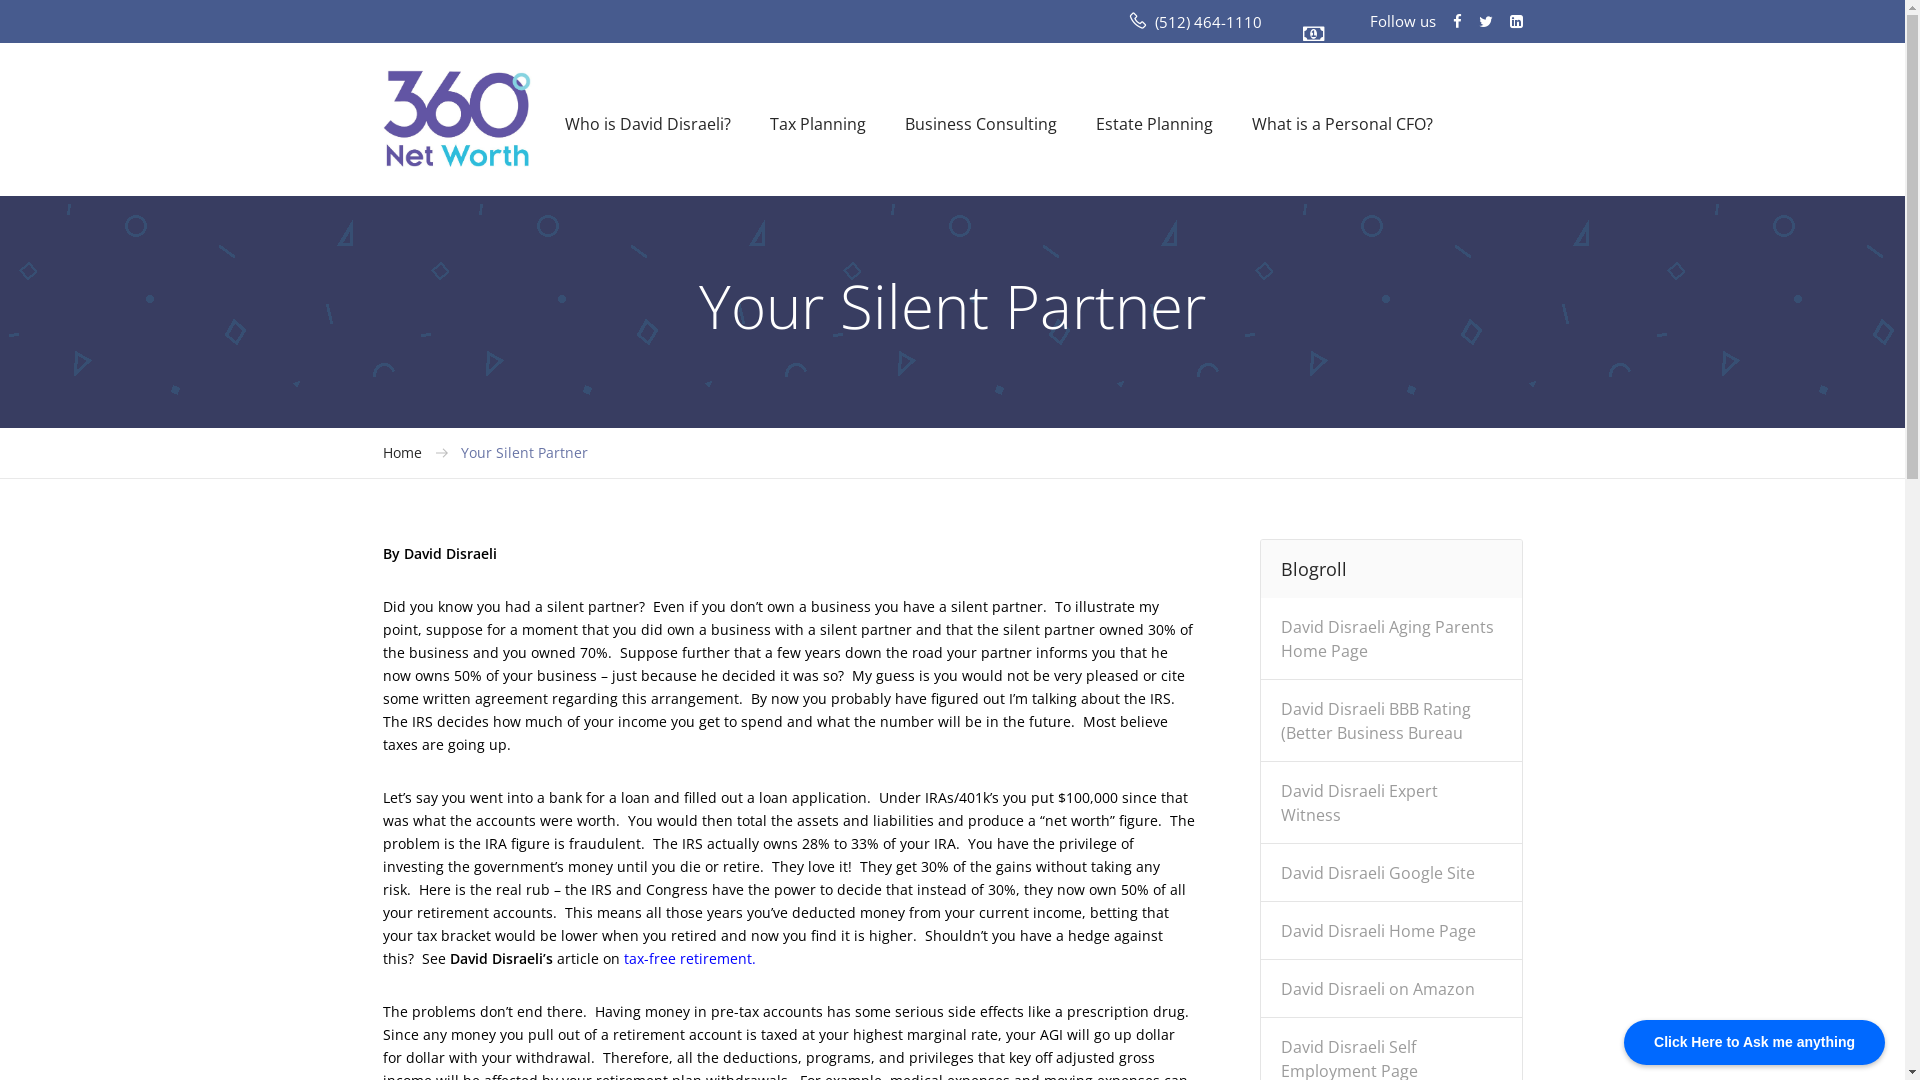 Image resolution: width=1920 pixels, height=1080 pixels. What do you see at coordinates (1386, 646) in the screenshot?
I see `'David Disraeli Aging Parents Home Page'` at bounding box center [1386, 646].